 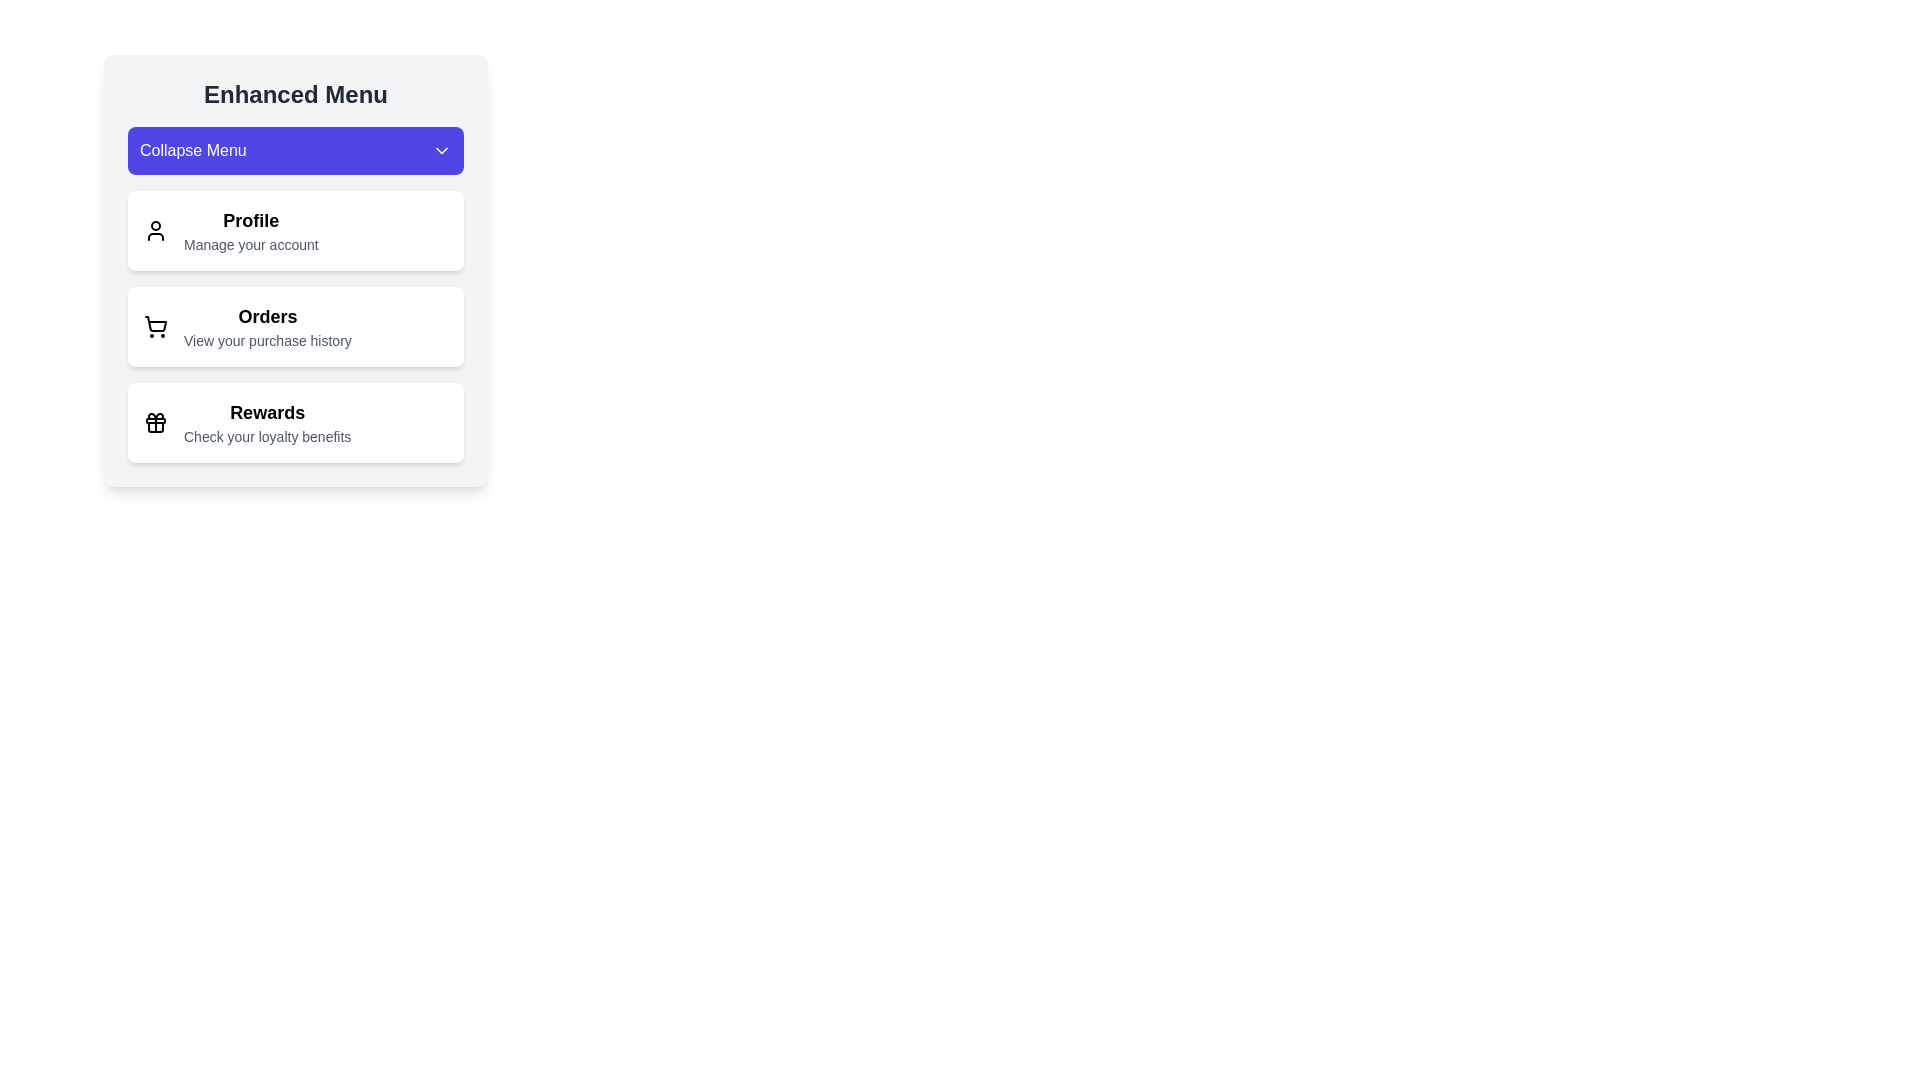 I want to click on the toggle button for collapsing or expanding the dropdown menu located at the top of the 'Enhanced Menu' section, so click(x=295, y=149).